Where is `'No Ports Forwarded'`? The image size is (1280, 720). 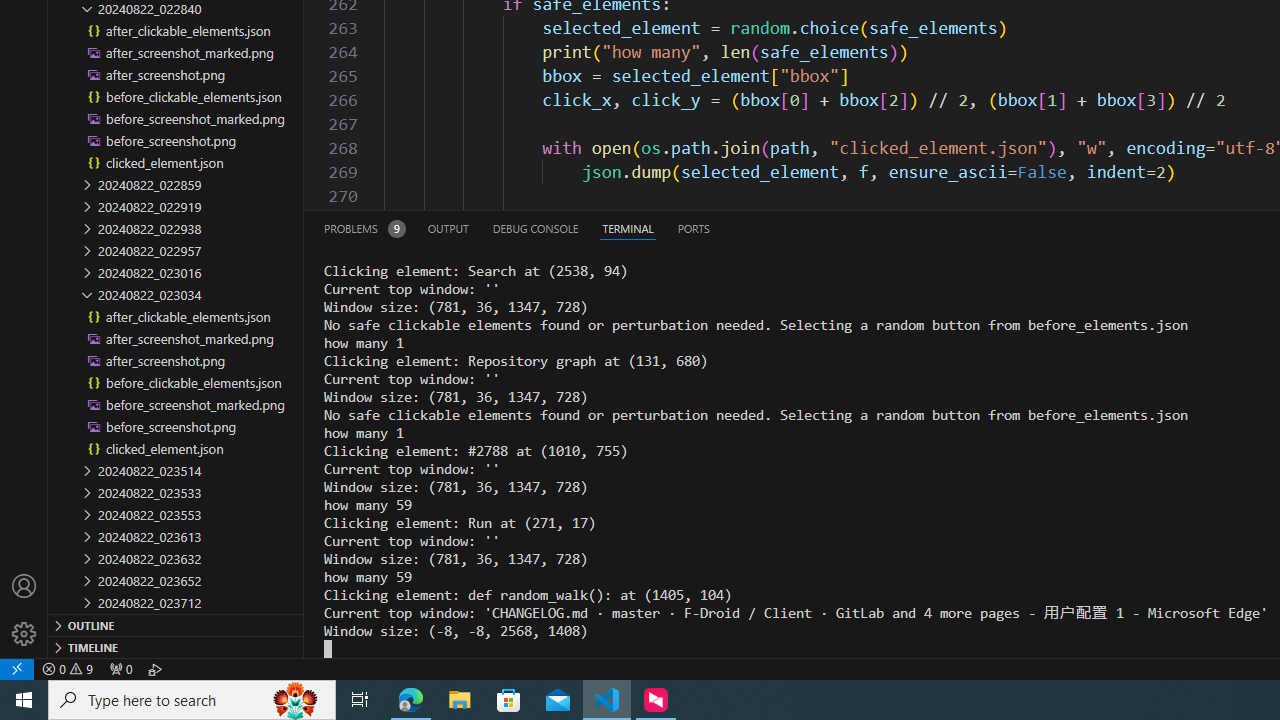 'No Ports Forwarded' is located at coordinates (119, 668).